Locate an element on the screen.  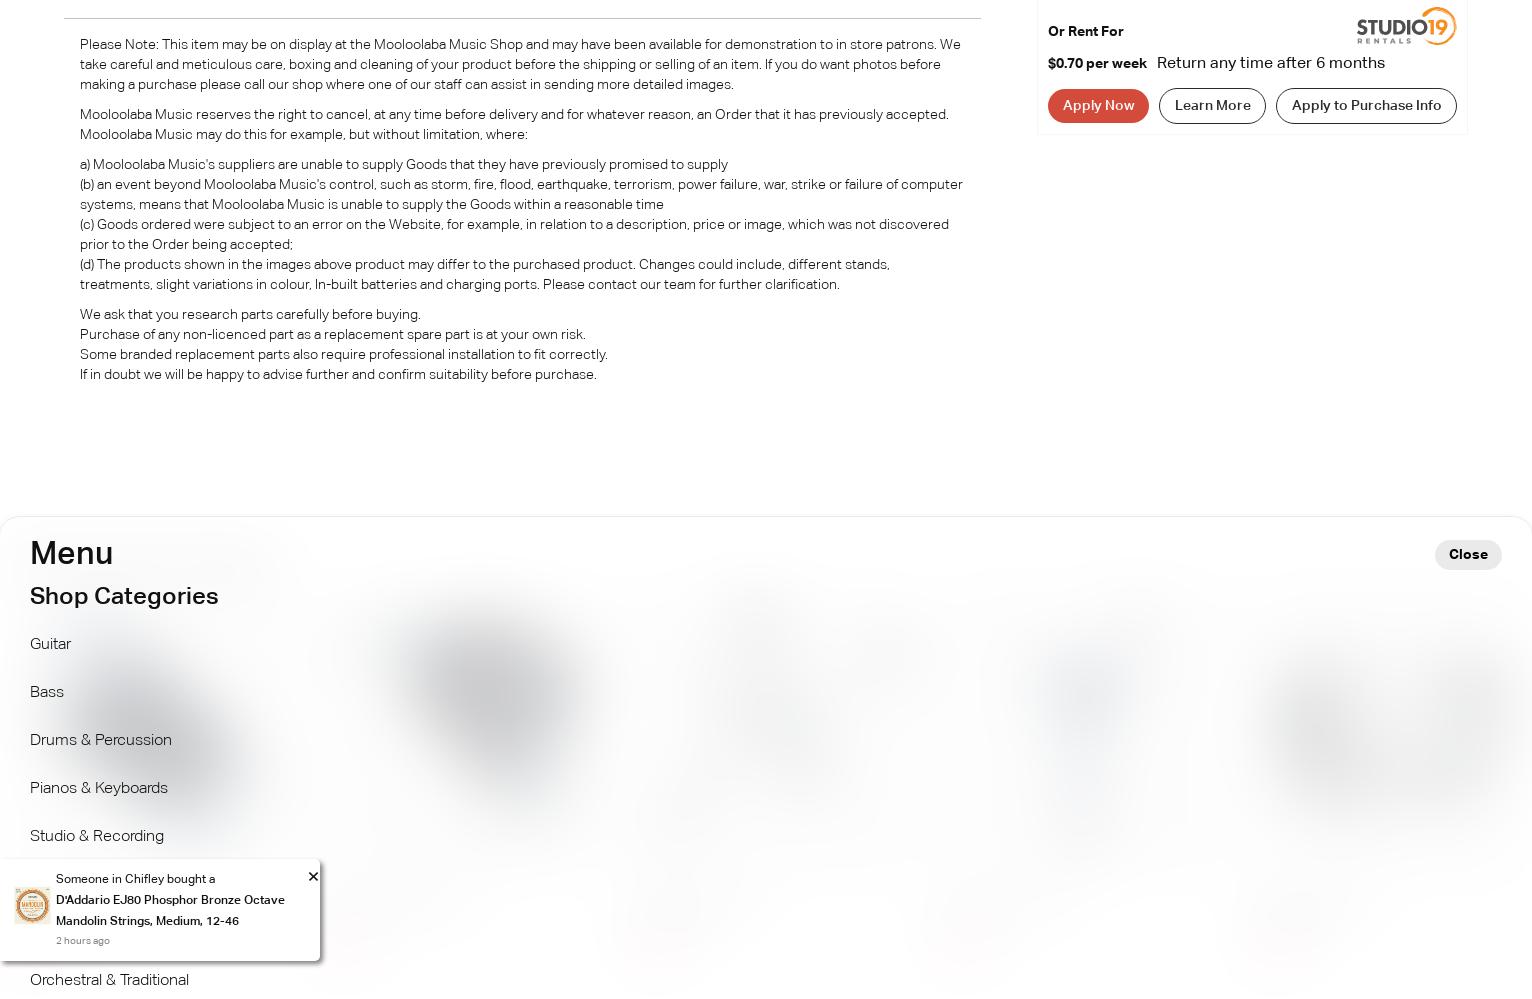
'Microphones' is located at coordinates (75, 884).